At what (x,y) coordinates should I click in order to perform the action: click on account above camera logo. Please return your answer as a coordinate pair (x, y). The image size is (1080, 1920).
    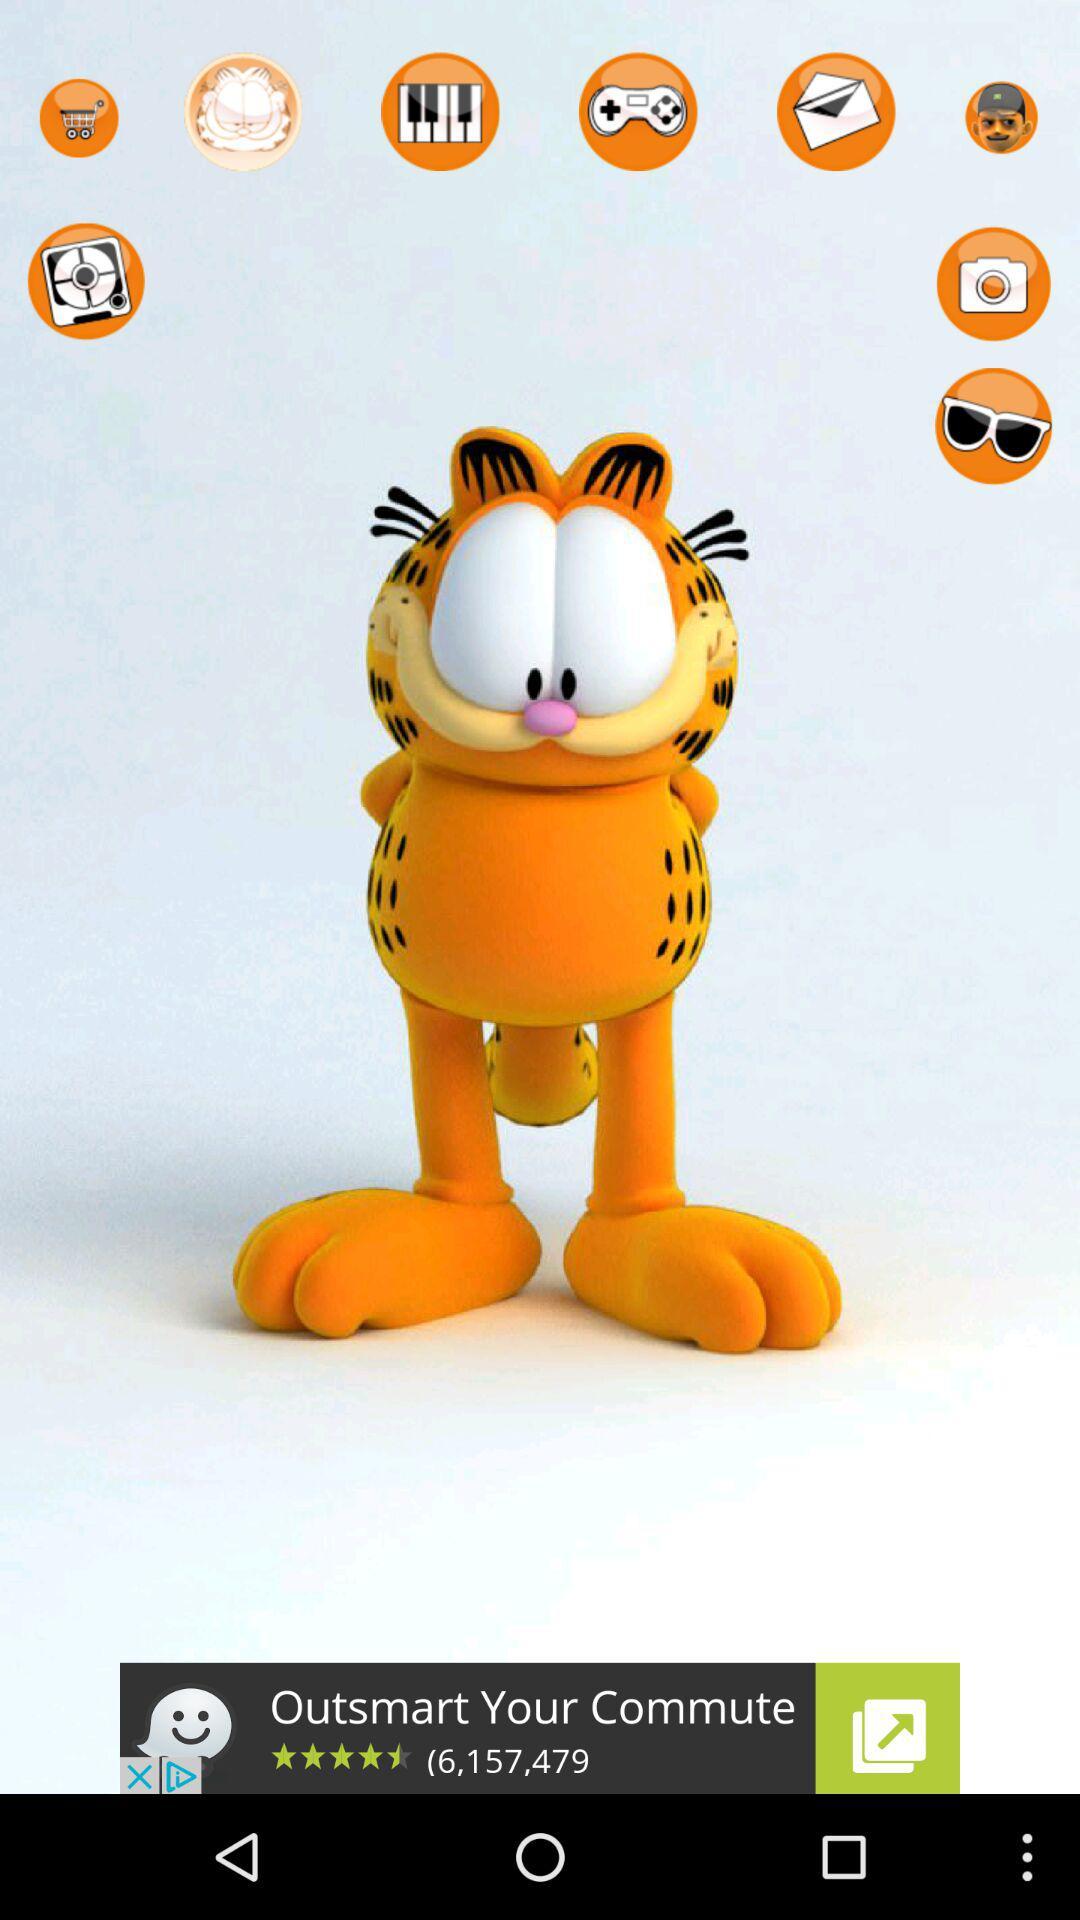
    Looking at the image, I should click on (1001, 117).